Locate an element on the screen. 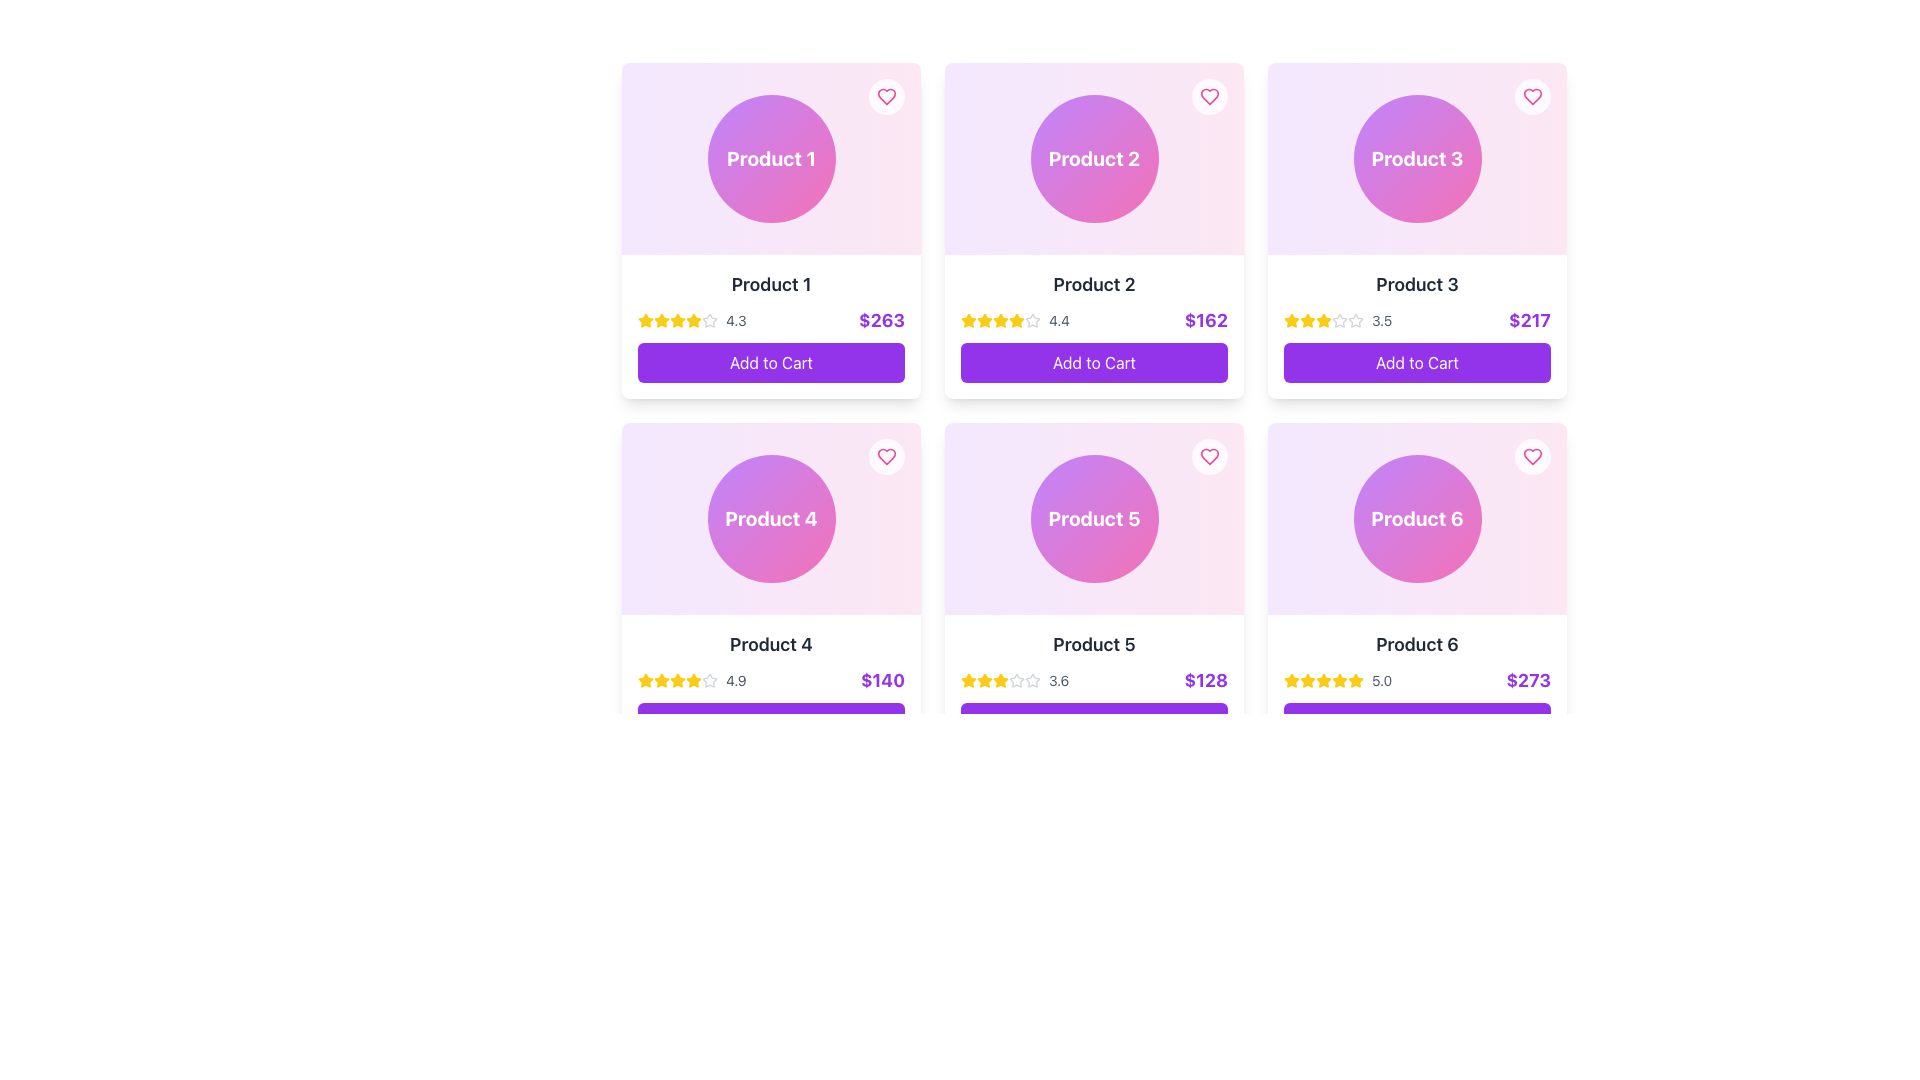 The width and height of the screenshot is (1920, 1080). the circular button with a pink heart icon located in the top-right corner of the 'Product 1' card is located at coordinates (886, 96).